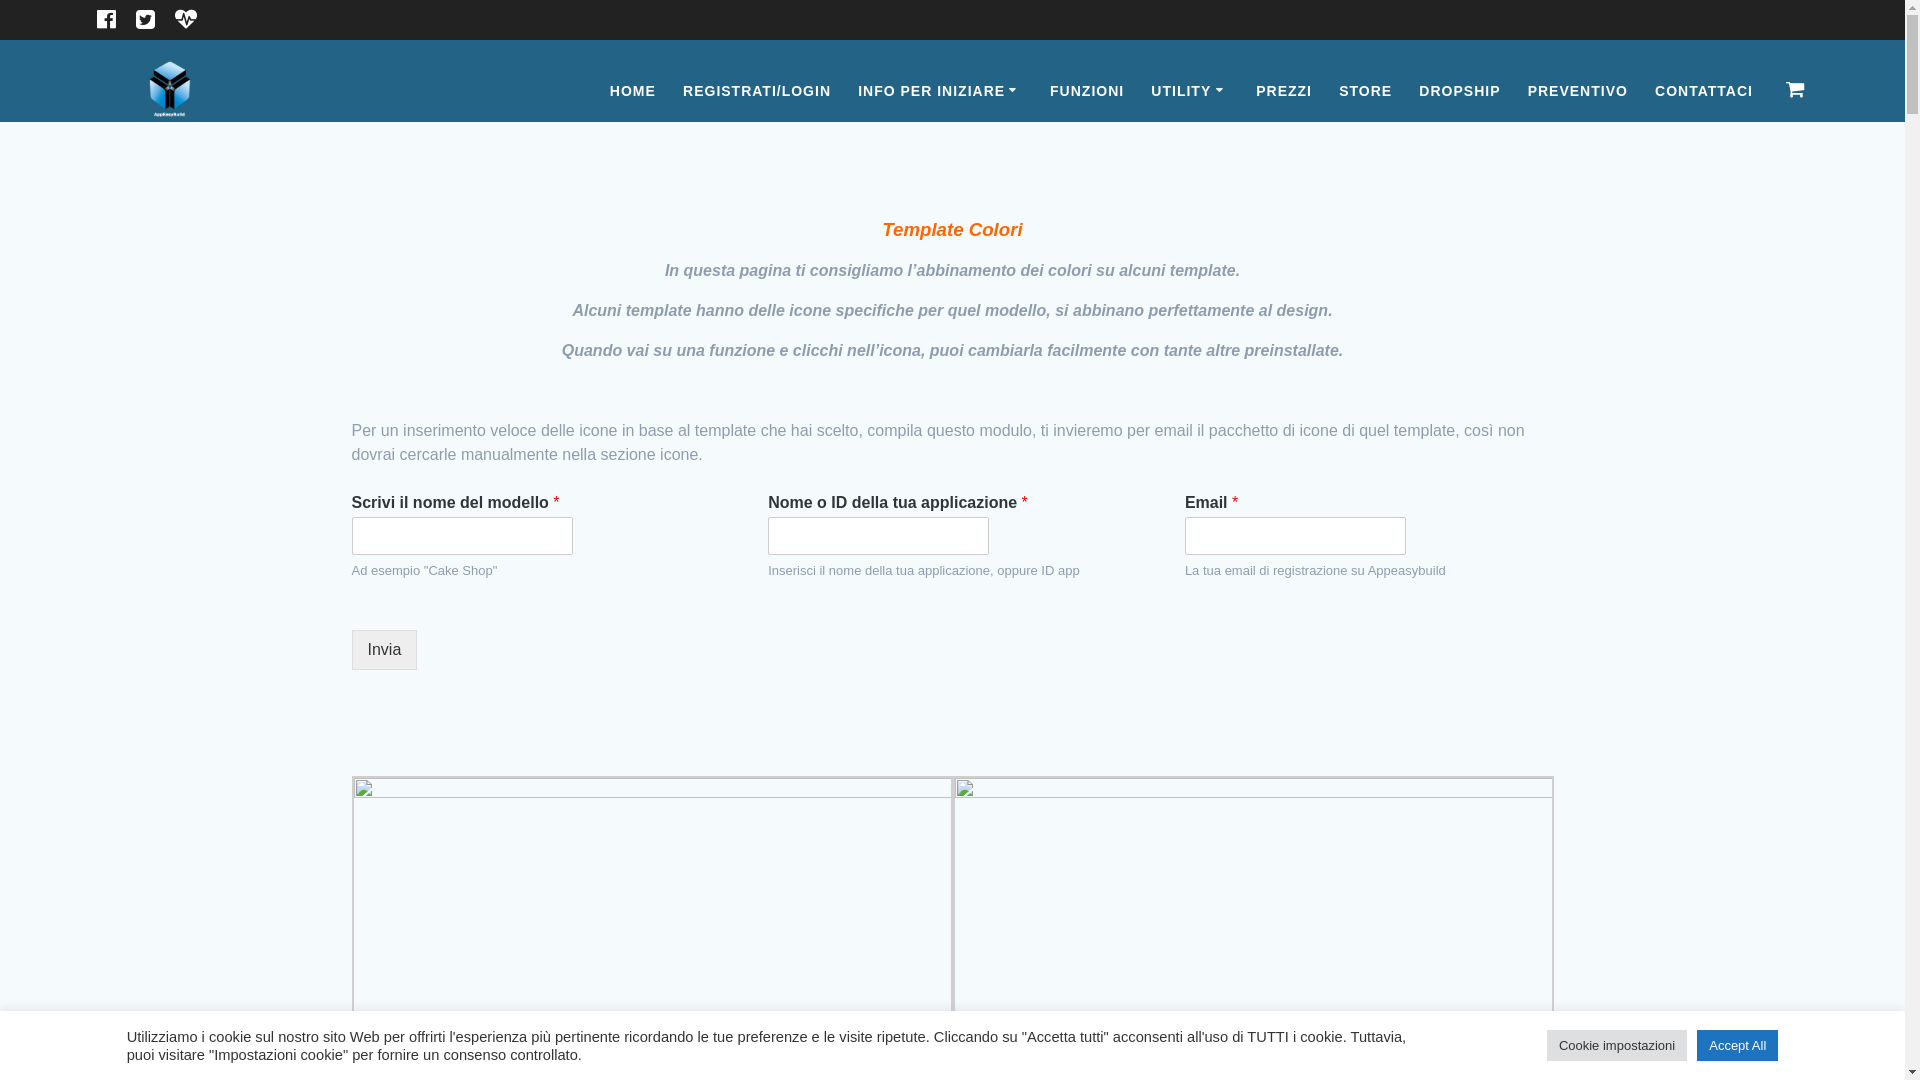 The height and width of the screenshot is (1080, 1920). I want to click on 'Accept All', so click(1736, 1044).